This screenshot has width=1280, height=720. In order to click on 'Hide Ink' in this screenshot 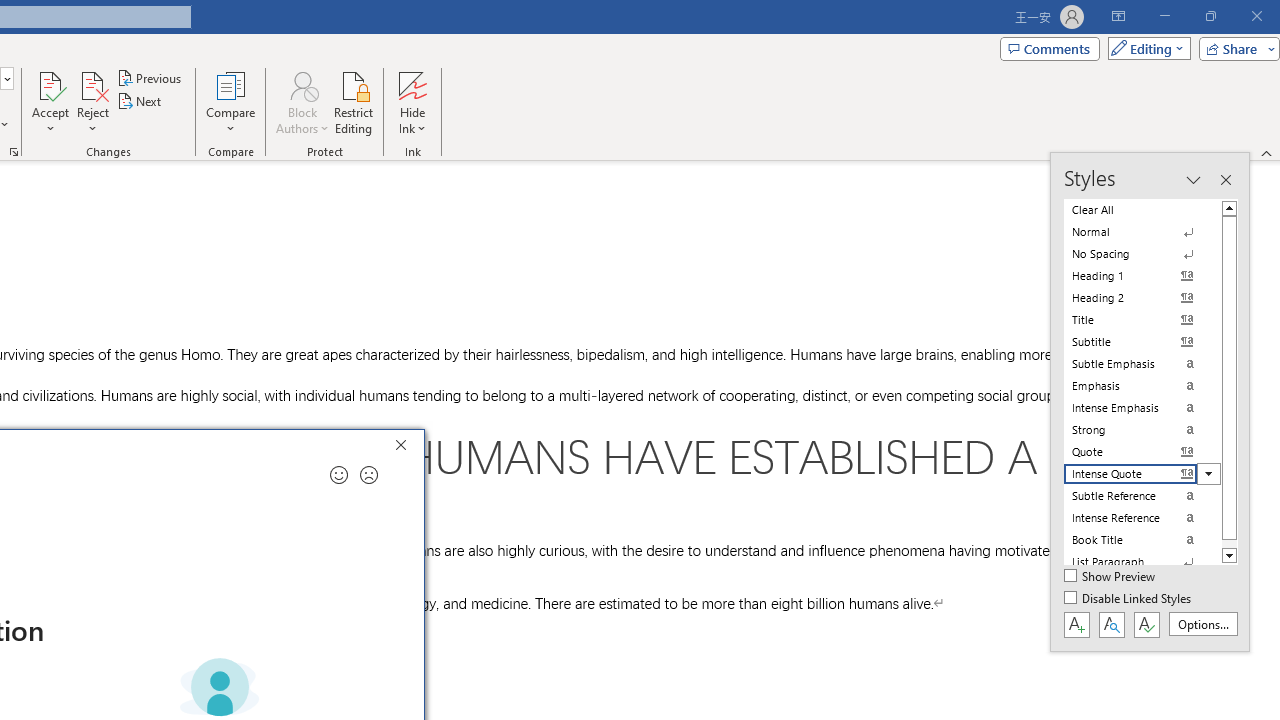, I will do `click(411, 103)`.